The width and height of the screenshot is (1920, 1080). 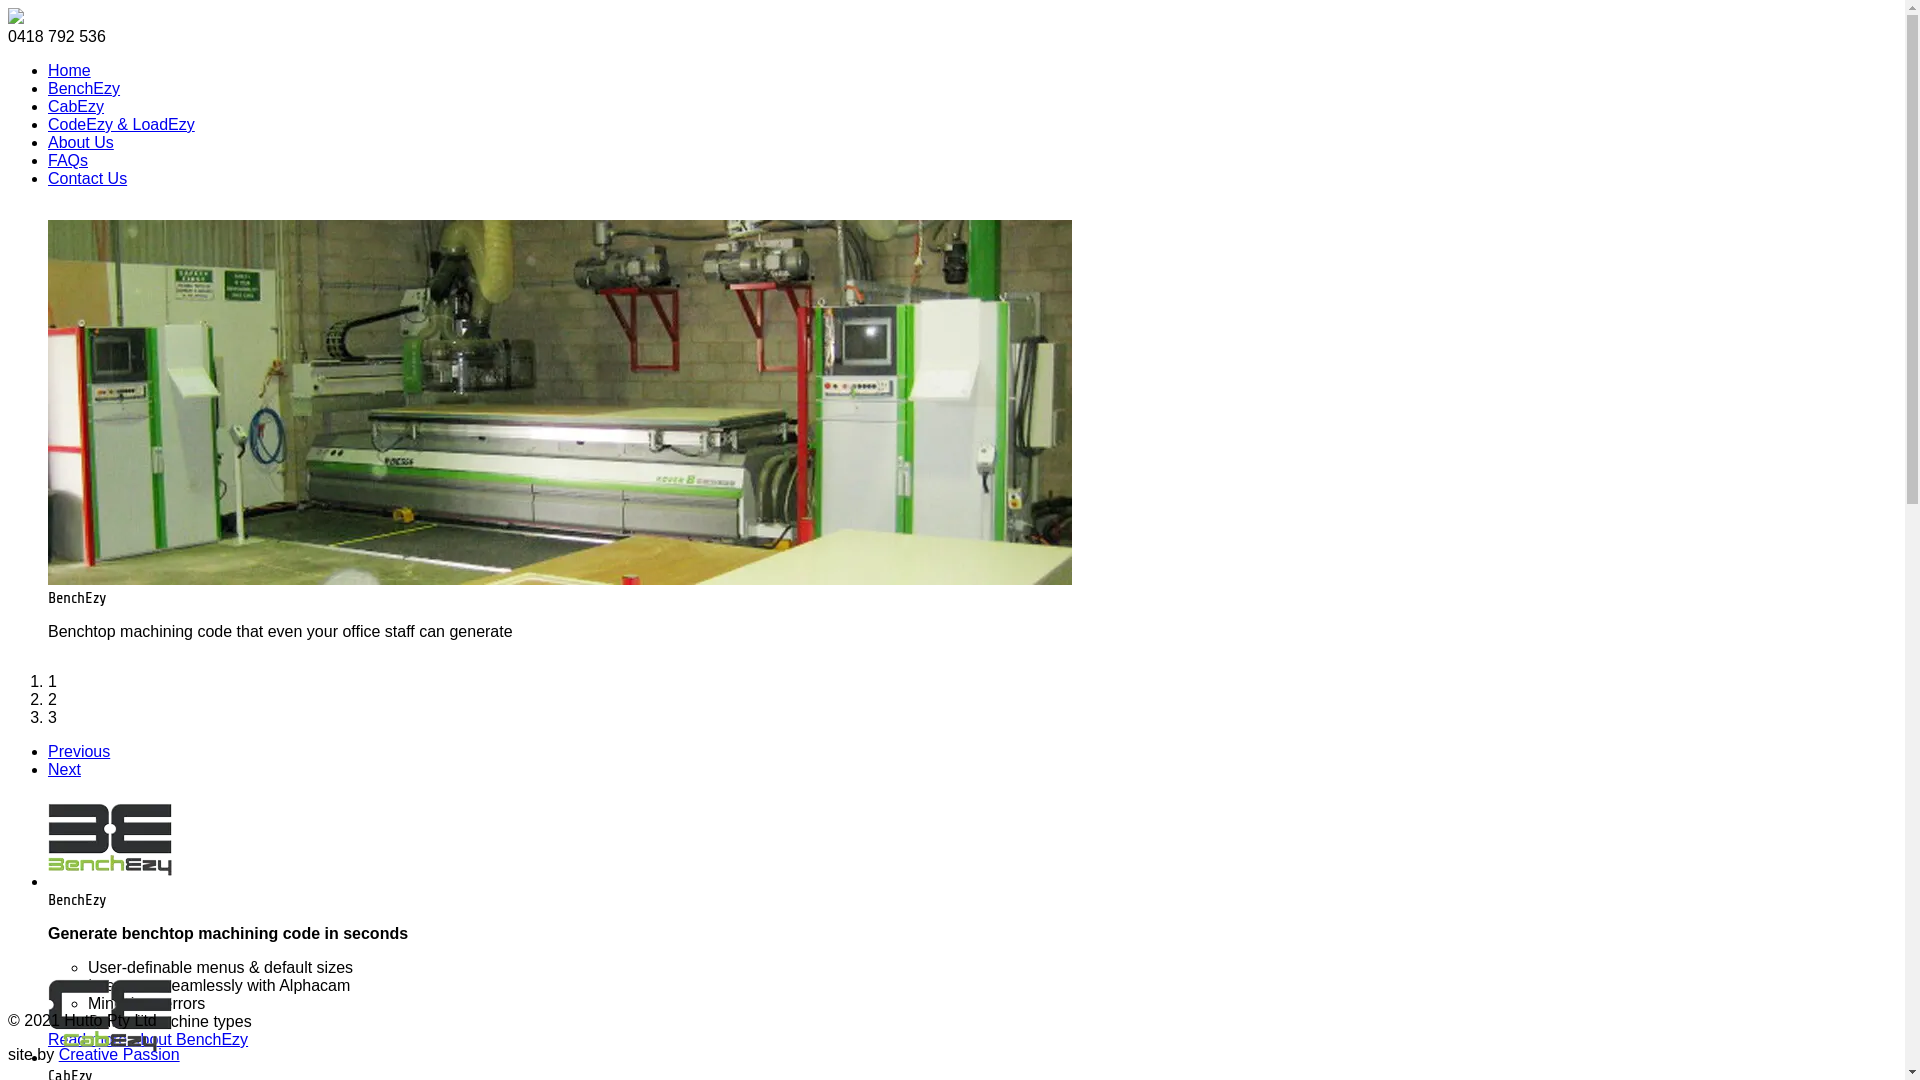 I want to click on 'Read more about BenchEzy', so click(x=147, y=1038).